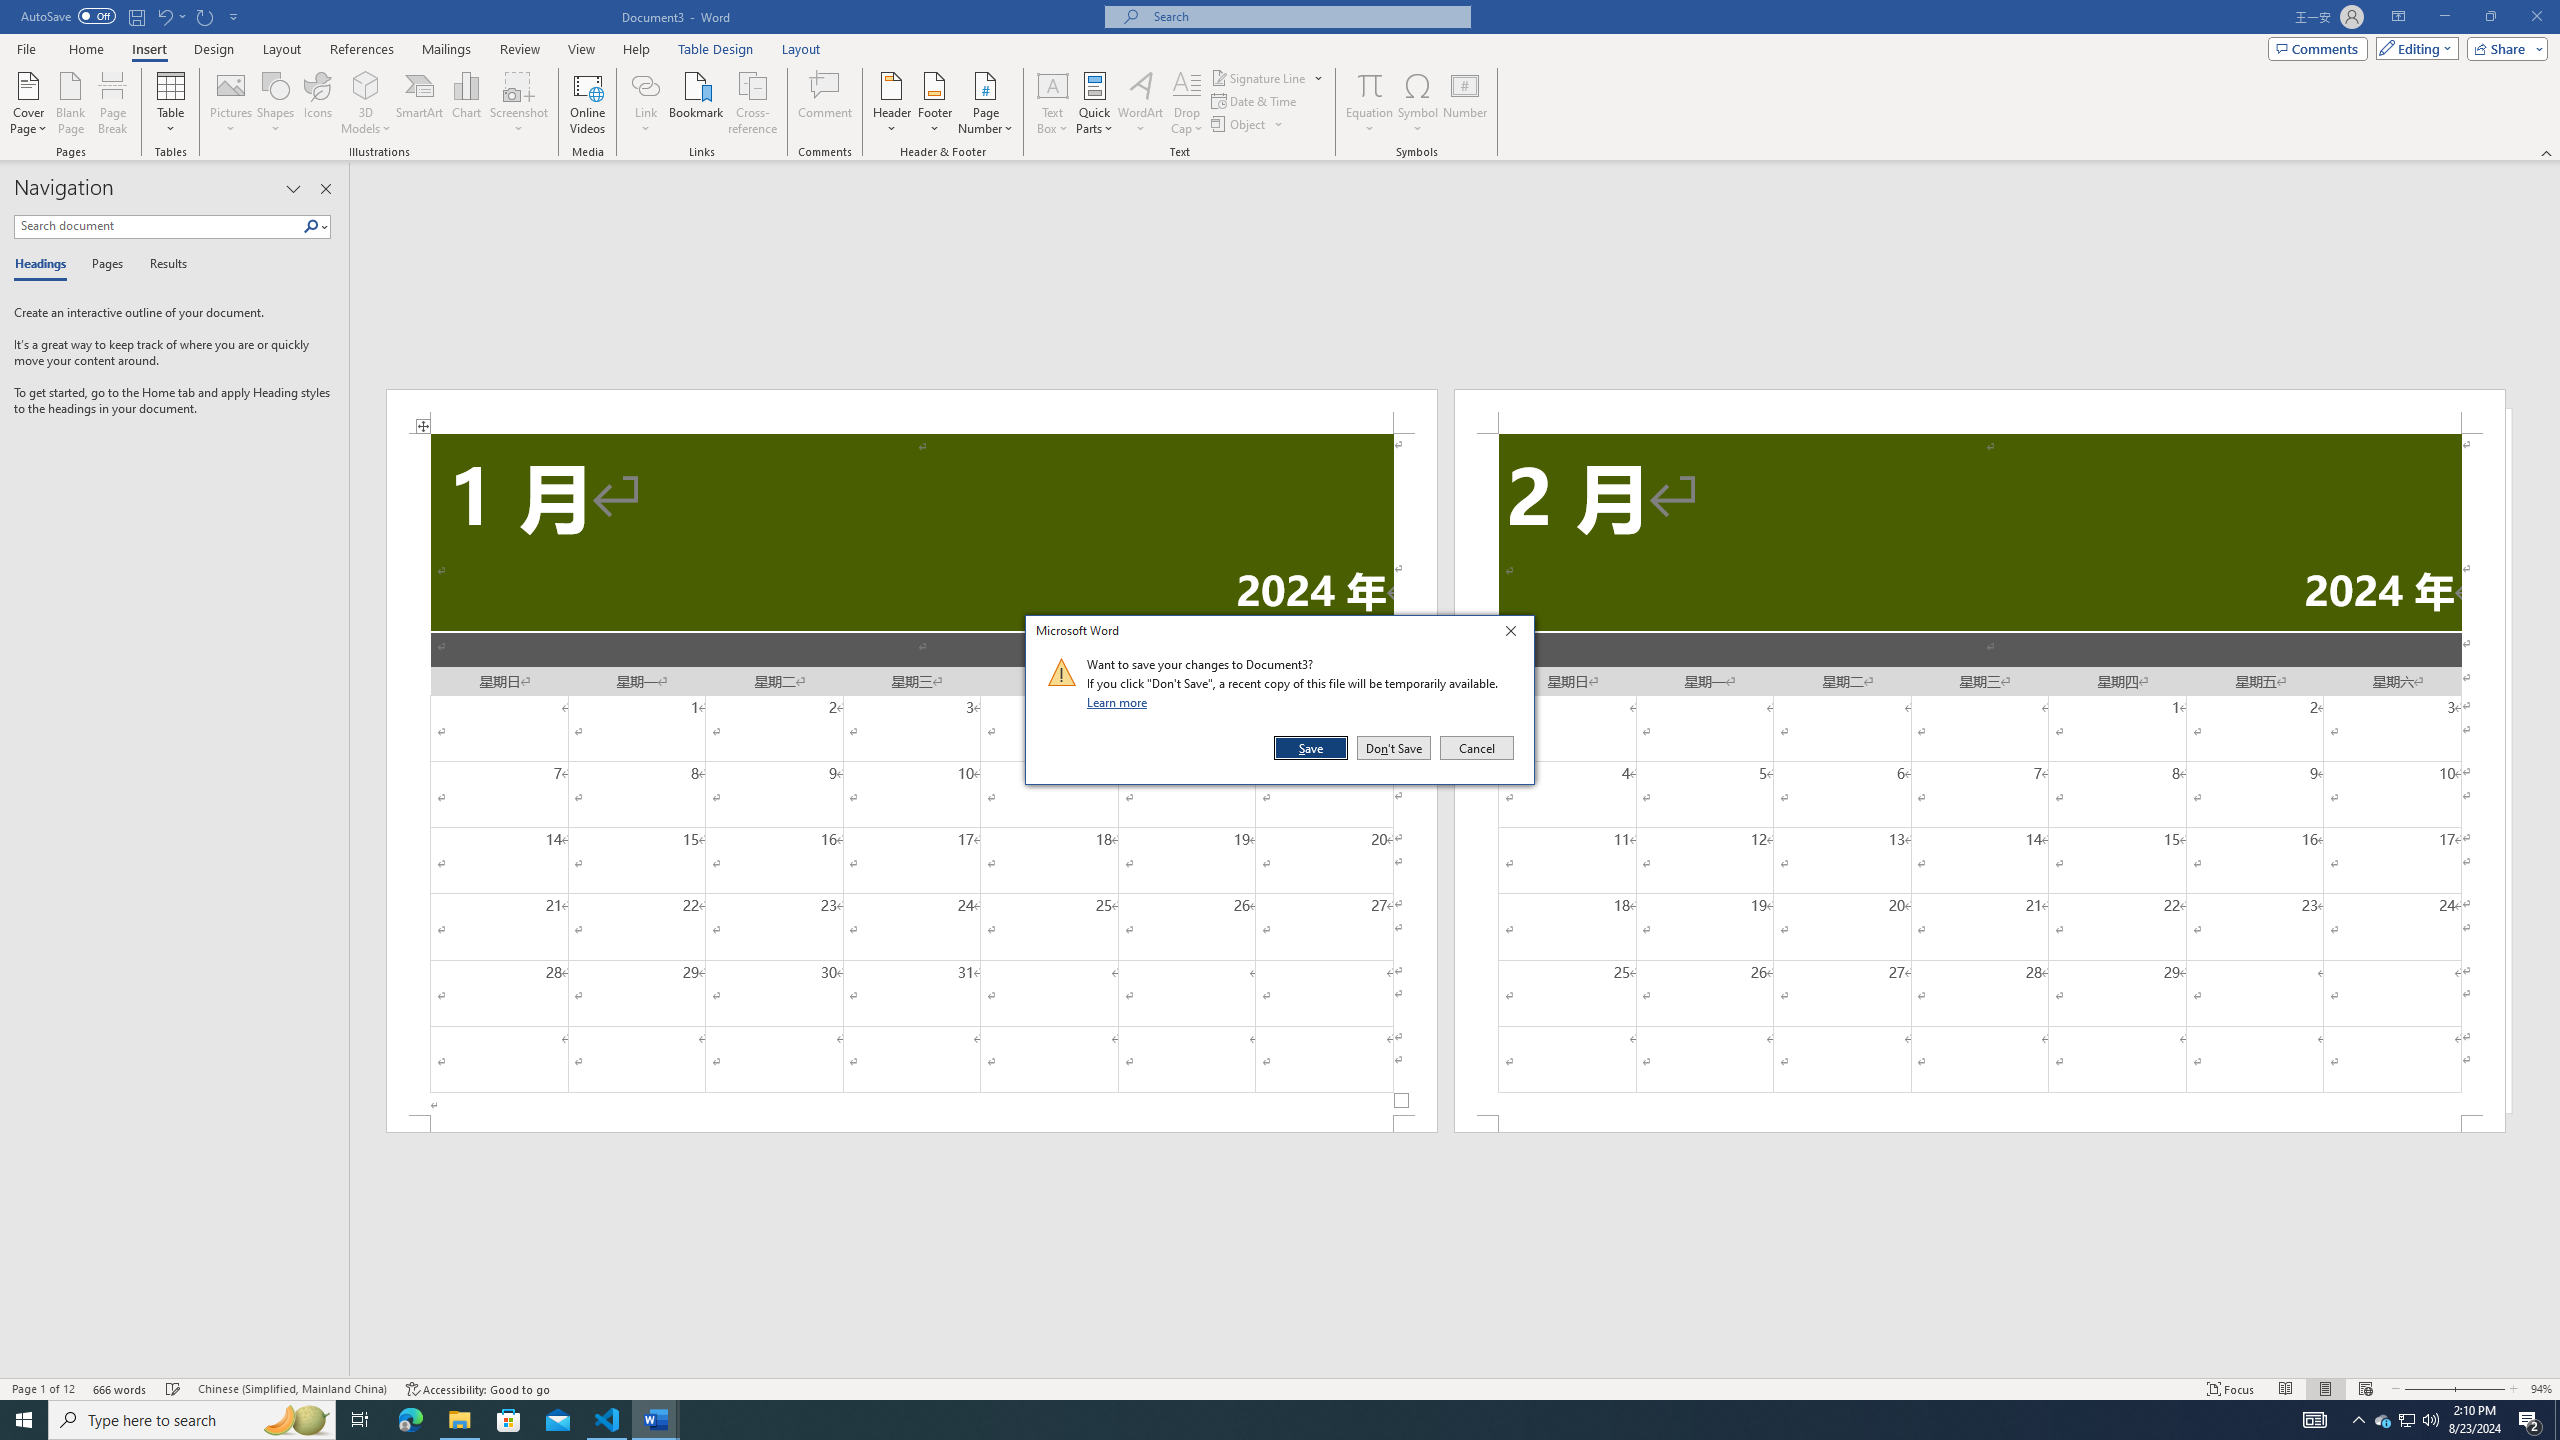 The image size is (2560, 1440). I want to click on 'Cross-reference...', so click(753, 103).